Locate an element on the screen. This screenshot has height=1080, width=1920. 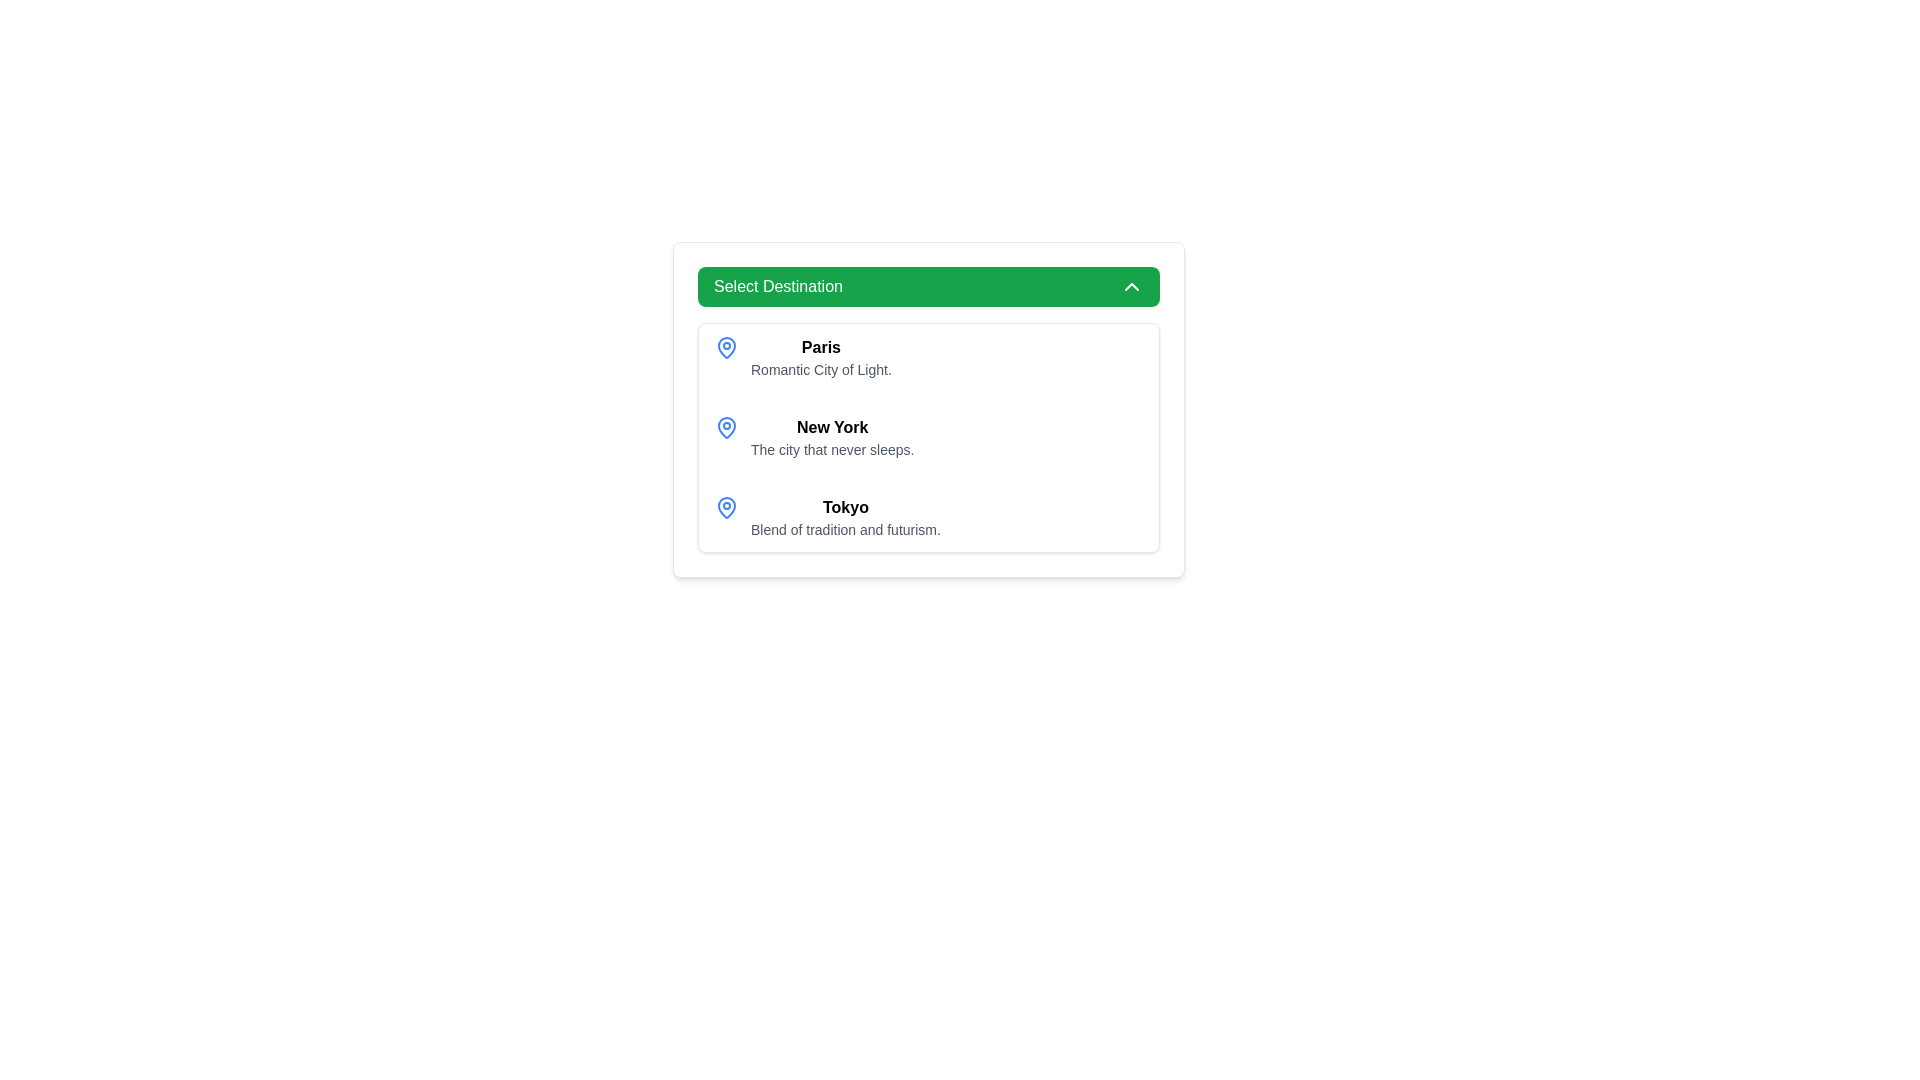
the static text label that reads 'Tokyo', which is positioned above the description 'Blend of tradition and futurism.' is located at coordinates (845, 506).